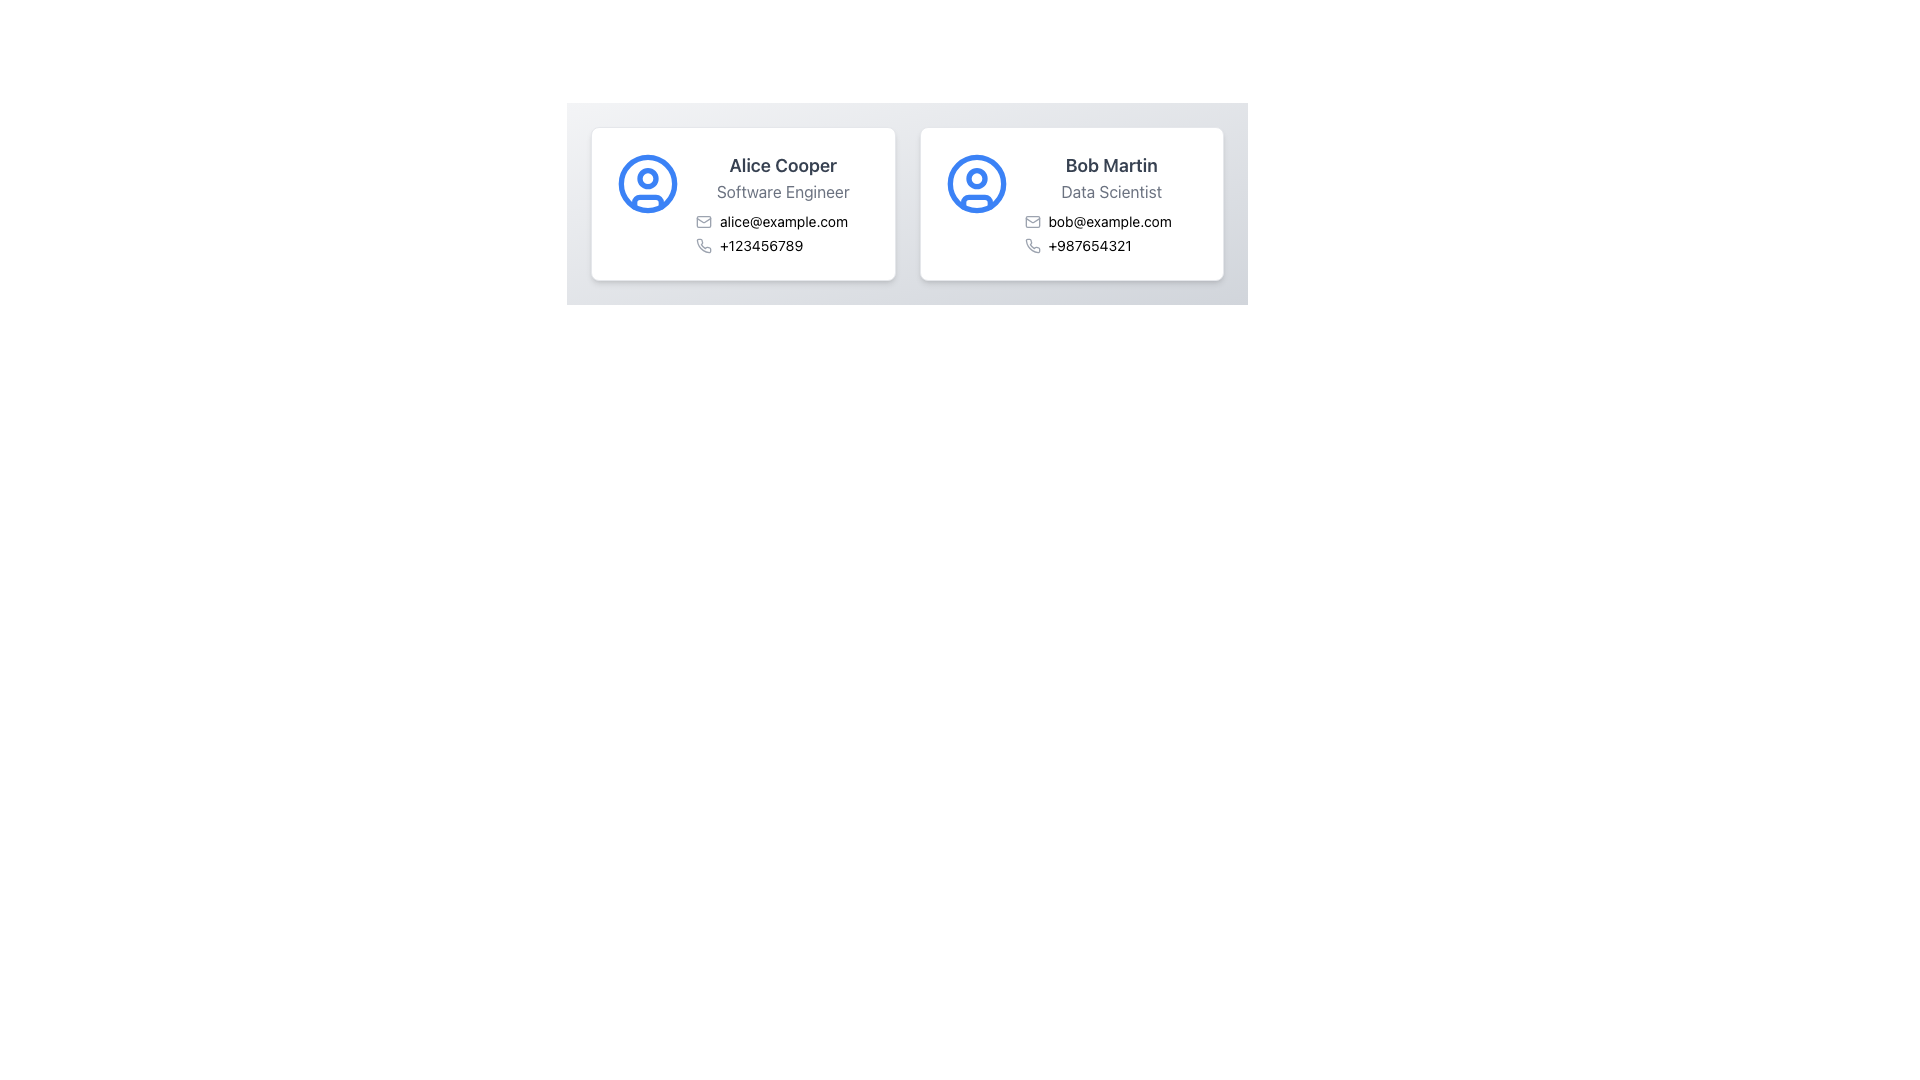  What do you see at coordinates (1110, 222) in the screenshot?
I see `the interactive label displaying the email address 'bob@example.com' with an envelope icon, located below the 'Data Scientist' designation text in Bob Martin's section` at bounding box center [1110, 222].